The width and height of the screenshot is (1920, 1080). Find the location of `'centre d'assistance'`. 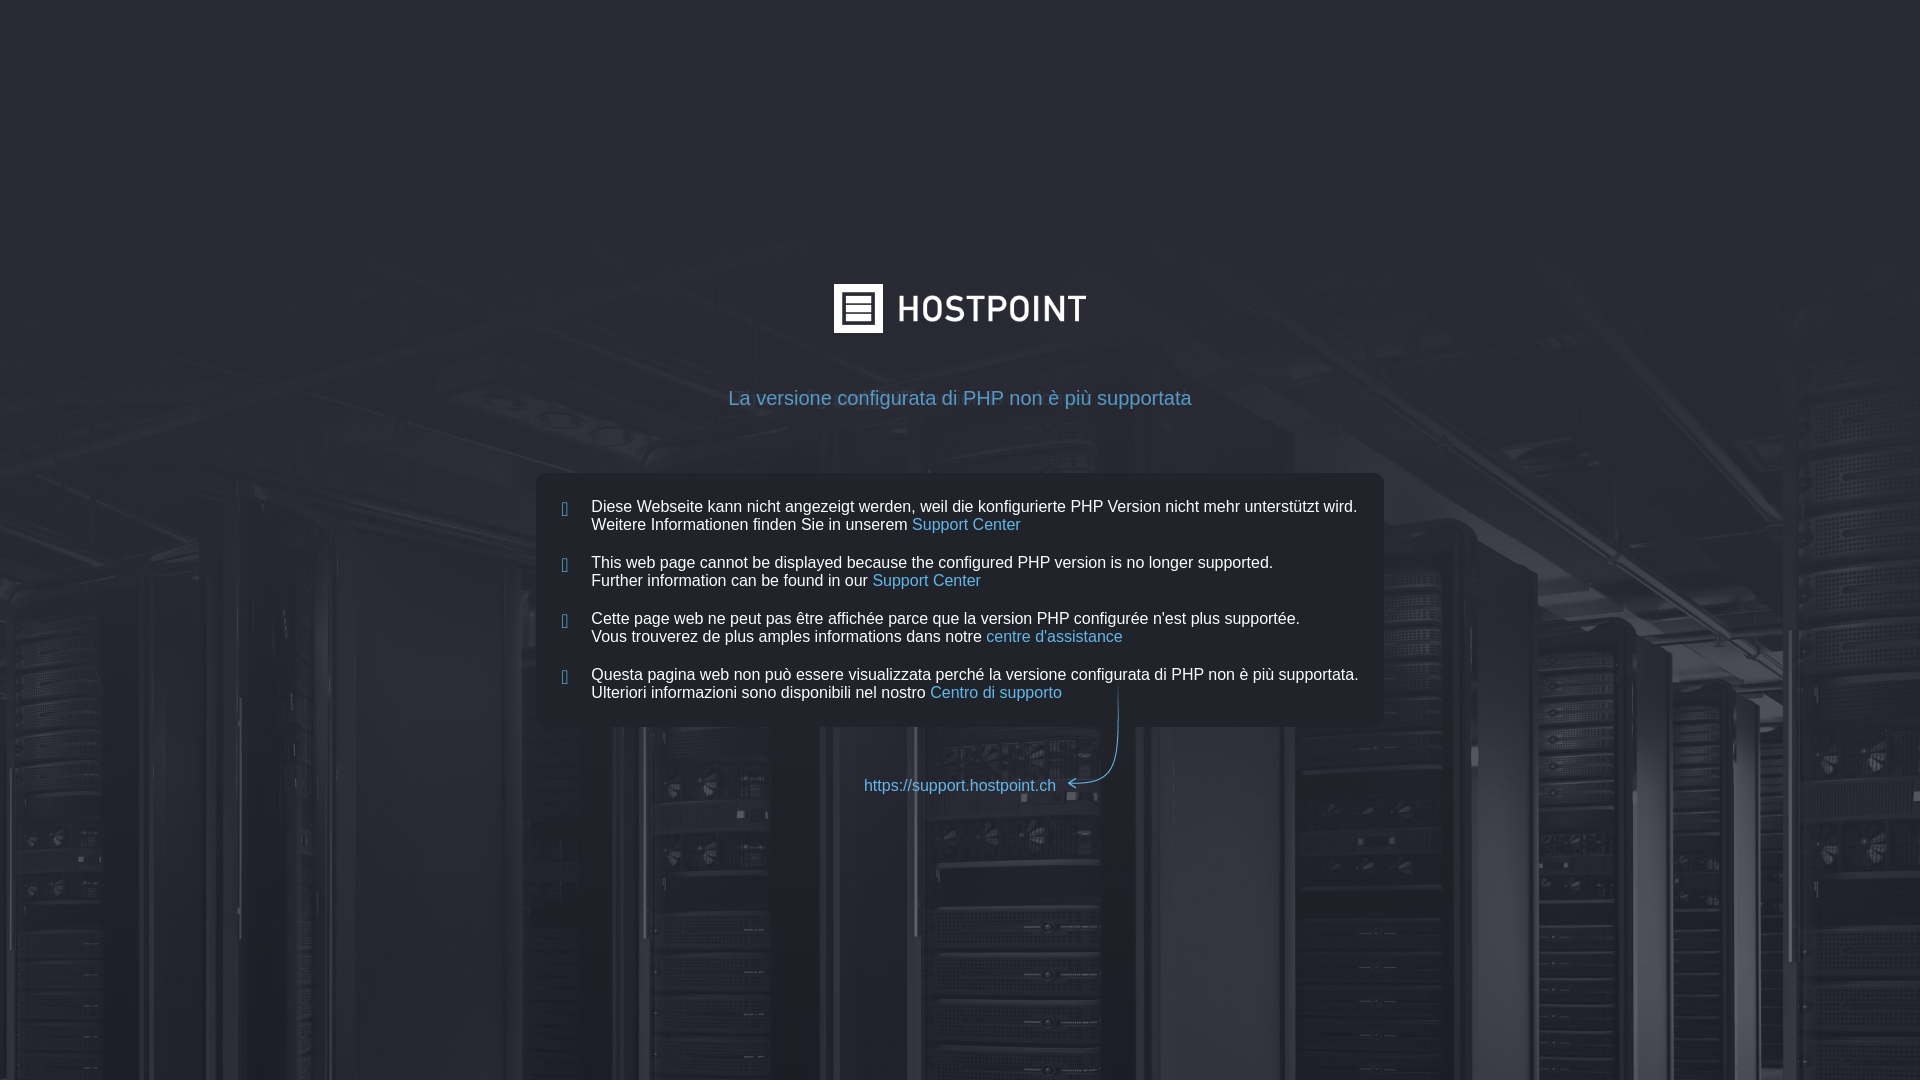

'centre d'assistance' is located at coordinates (1053, 636).